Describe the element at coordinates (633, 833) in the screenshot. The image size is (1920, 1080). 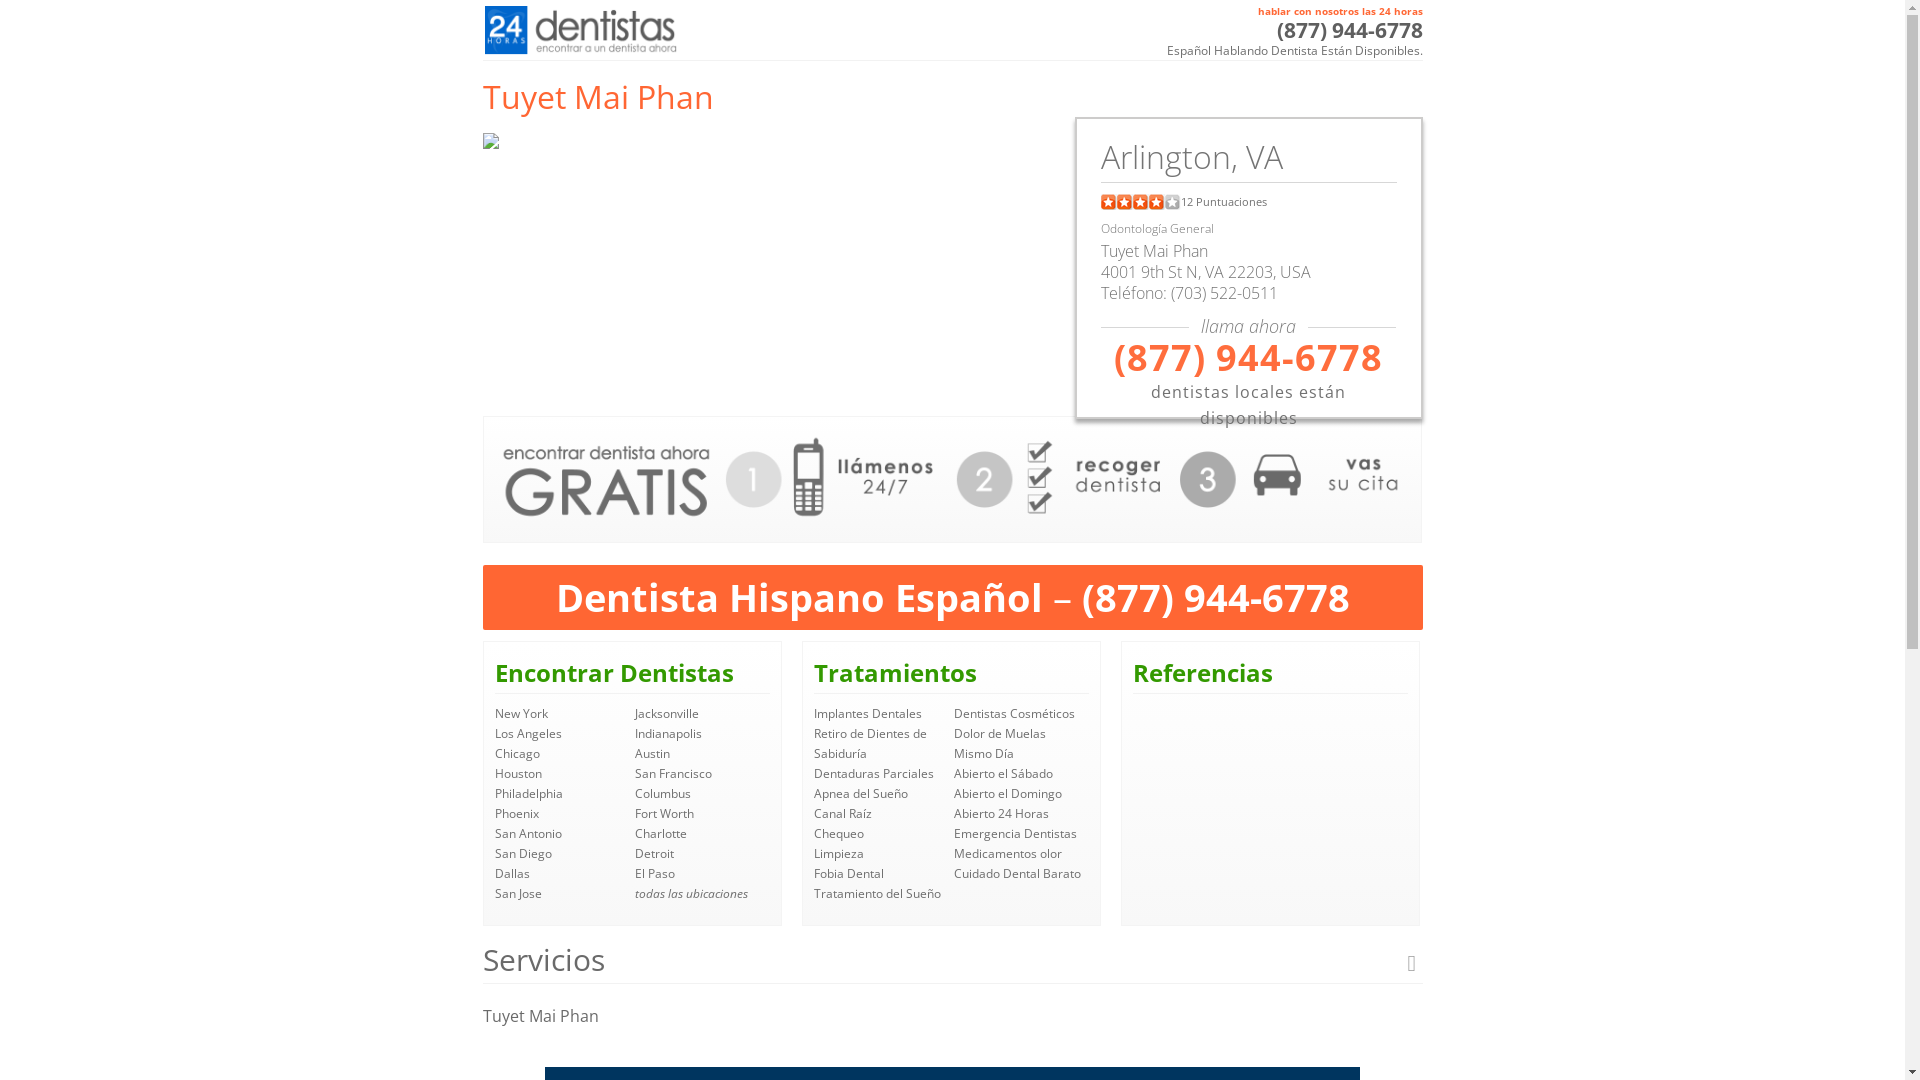
I see `'Charlotte'` at that location.